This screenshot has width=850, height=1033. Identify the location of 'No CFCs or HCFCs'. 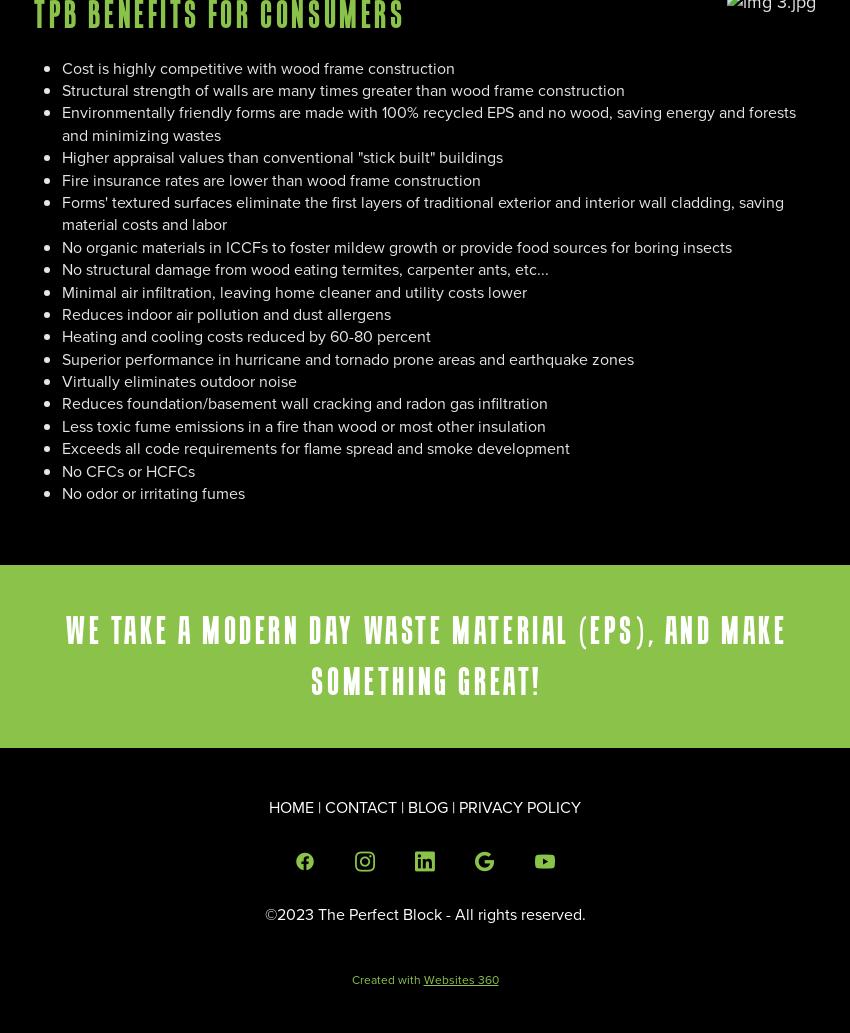
(128, 470).